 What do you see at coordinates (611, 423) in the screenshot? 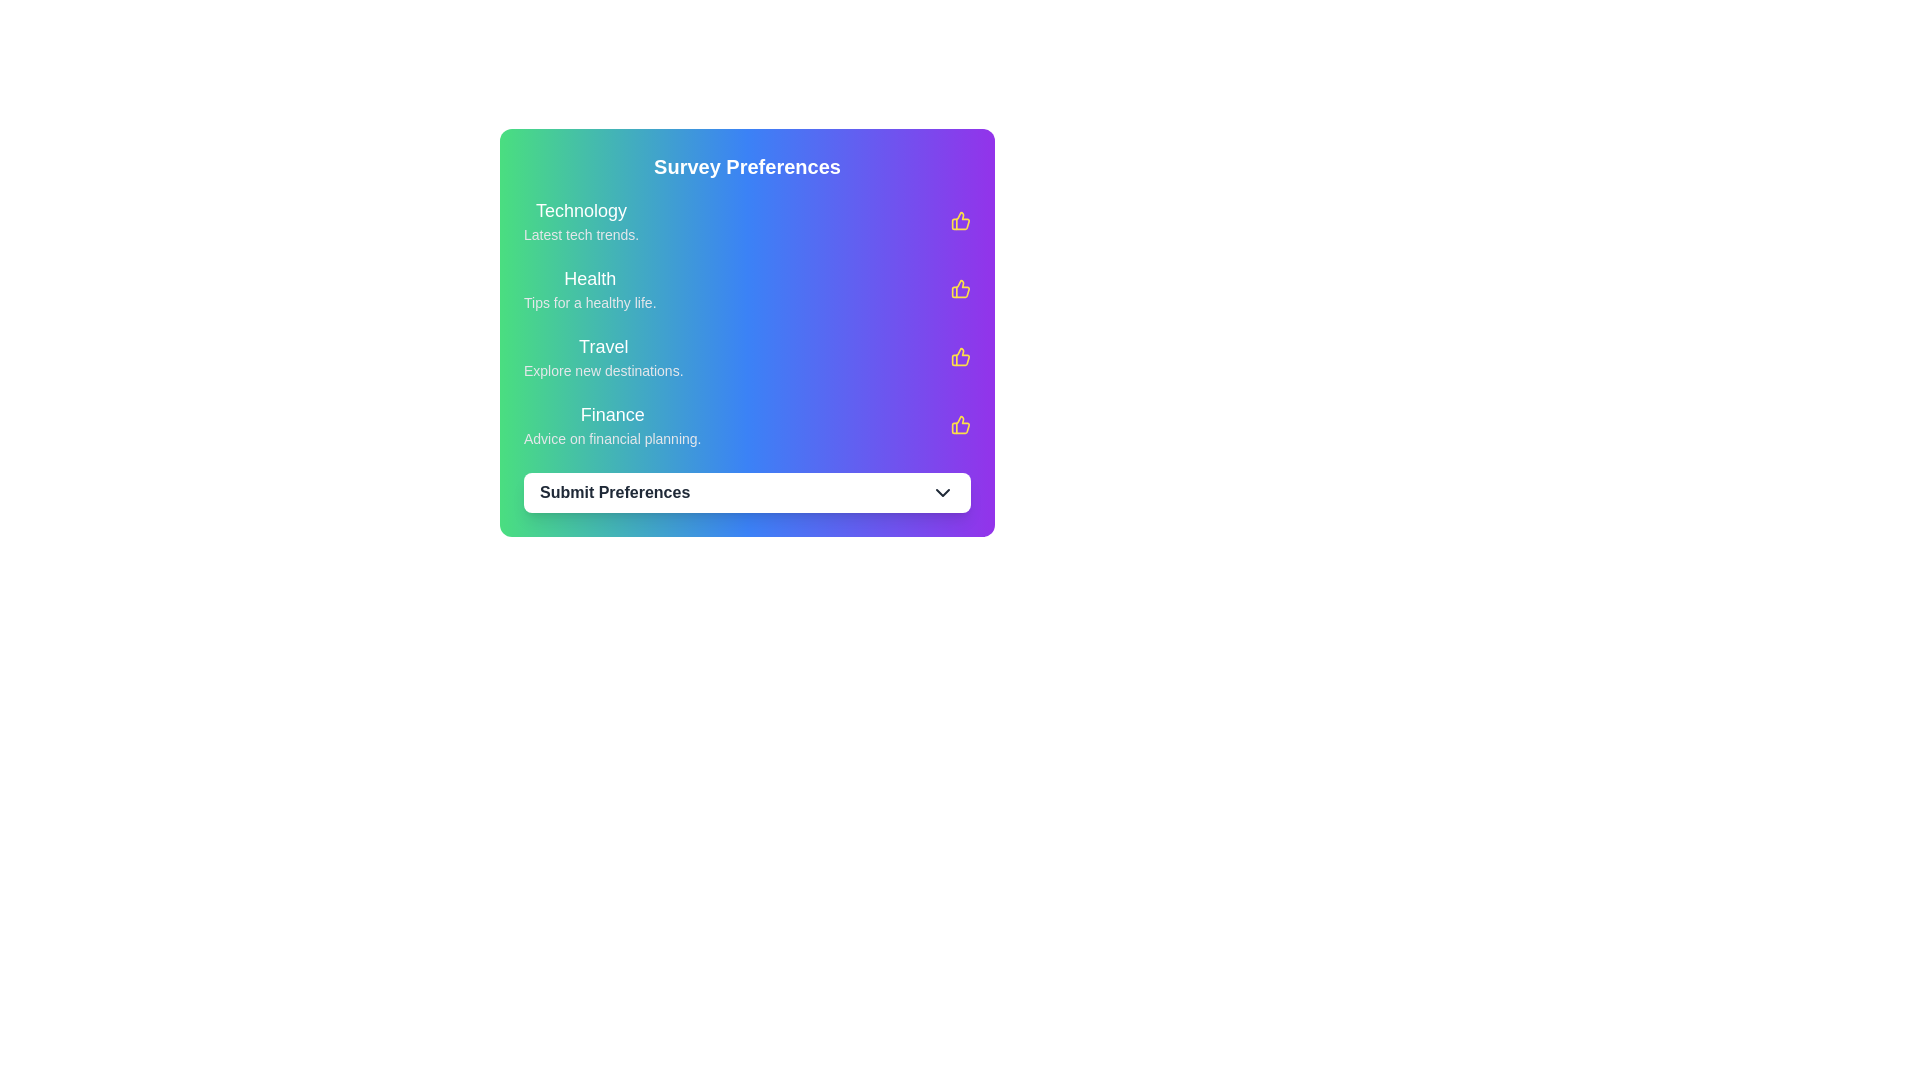
I see `the text label displaying 'Finance' and 'Advice on financial planning.' in the Survey Preferences card layout to read it` at bounding box center [611, 423].